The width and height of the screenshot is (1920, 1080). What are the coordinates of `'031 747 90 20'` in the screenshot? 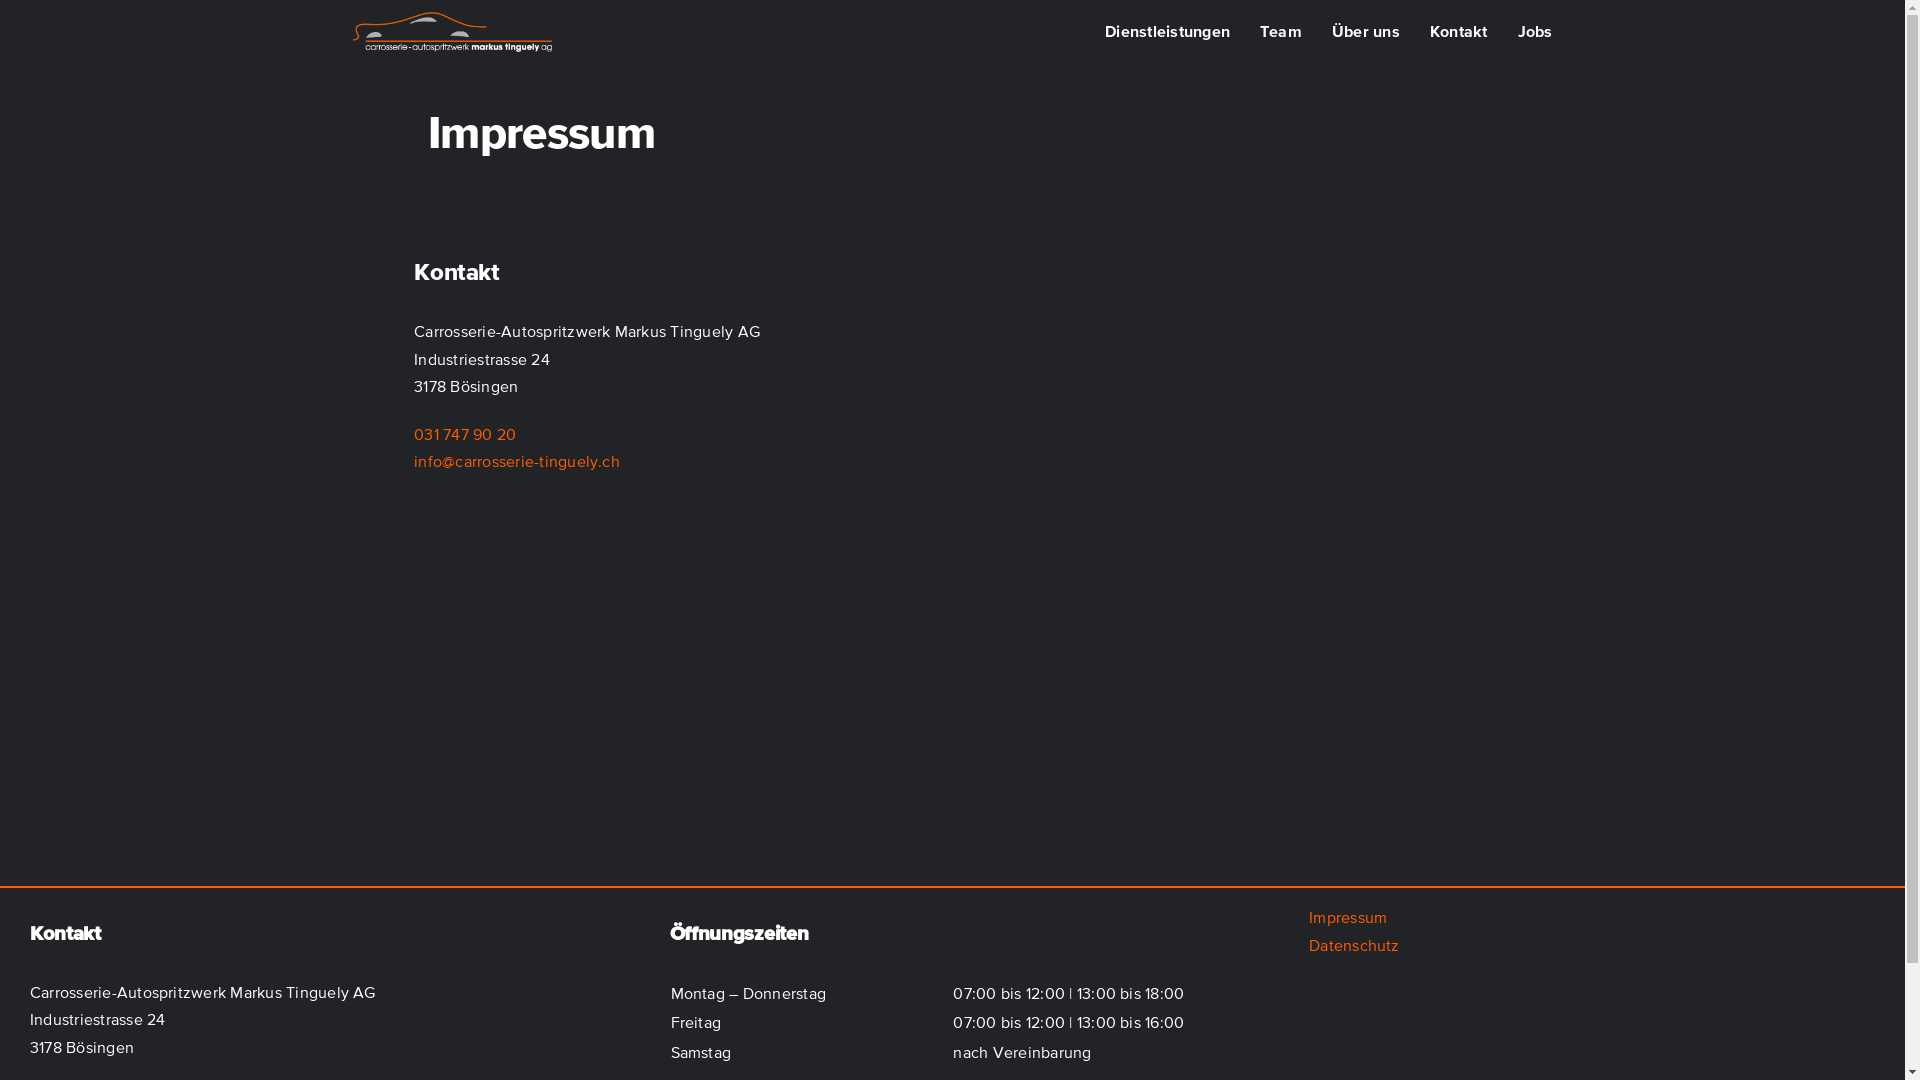 It's located at (464, 433).